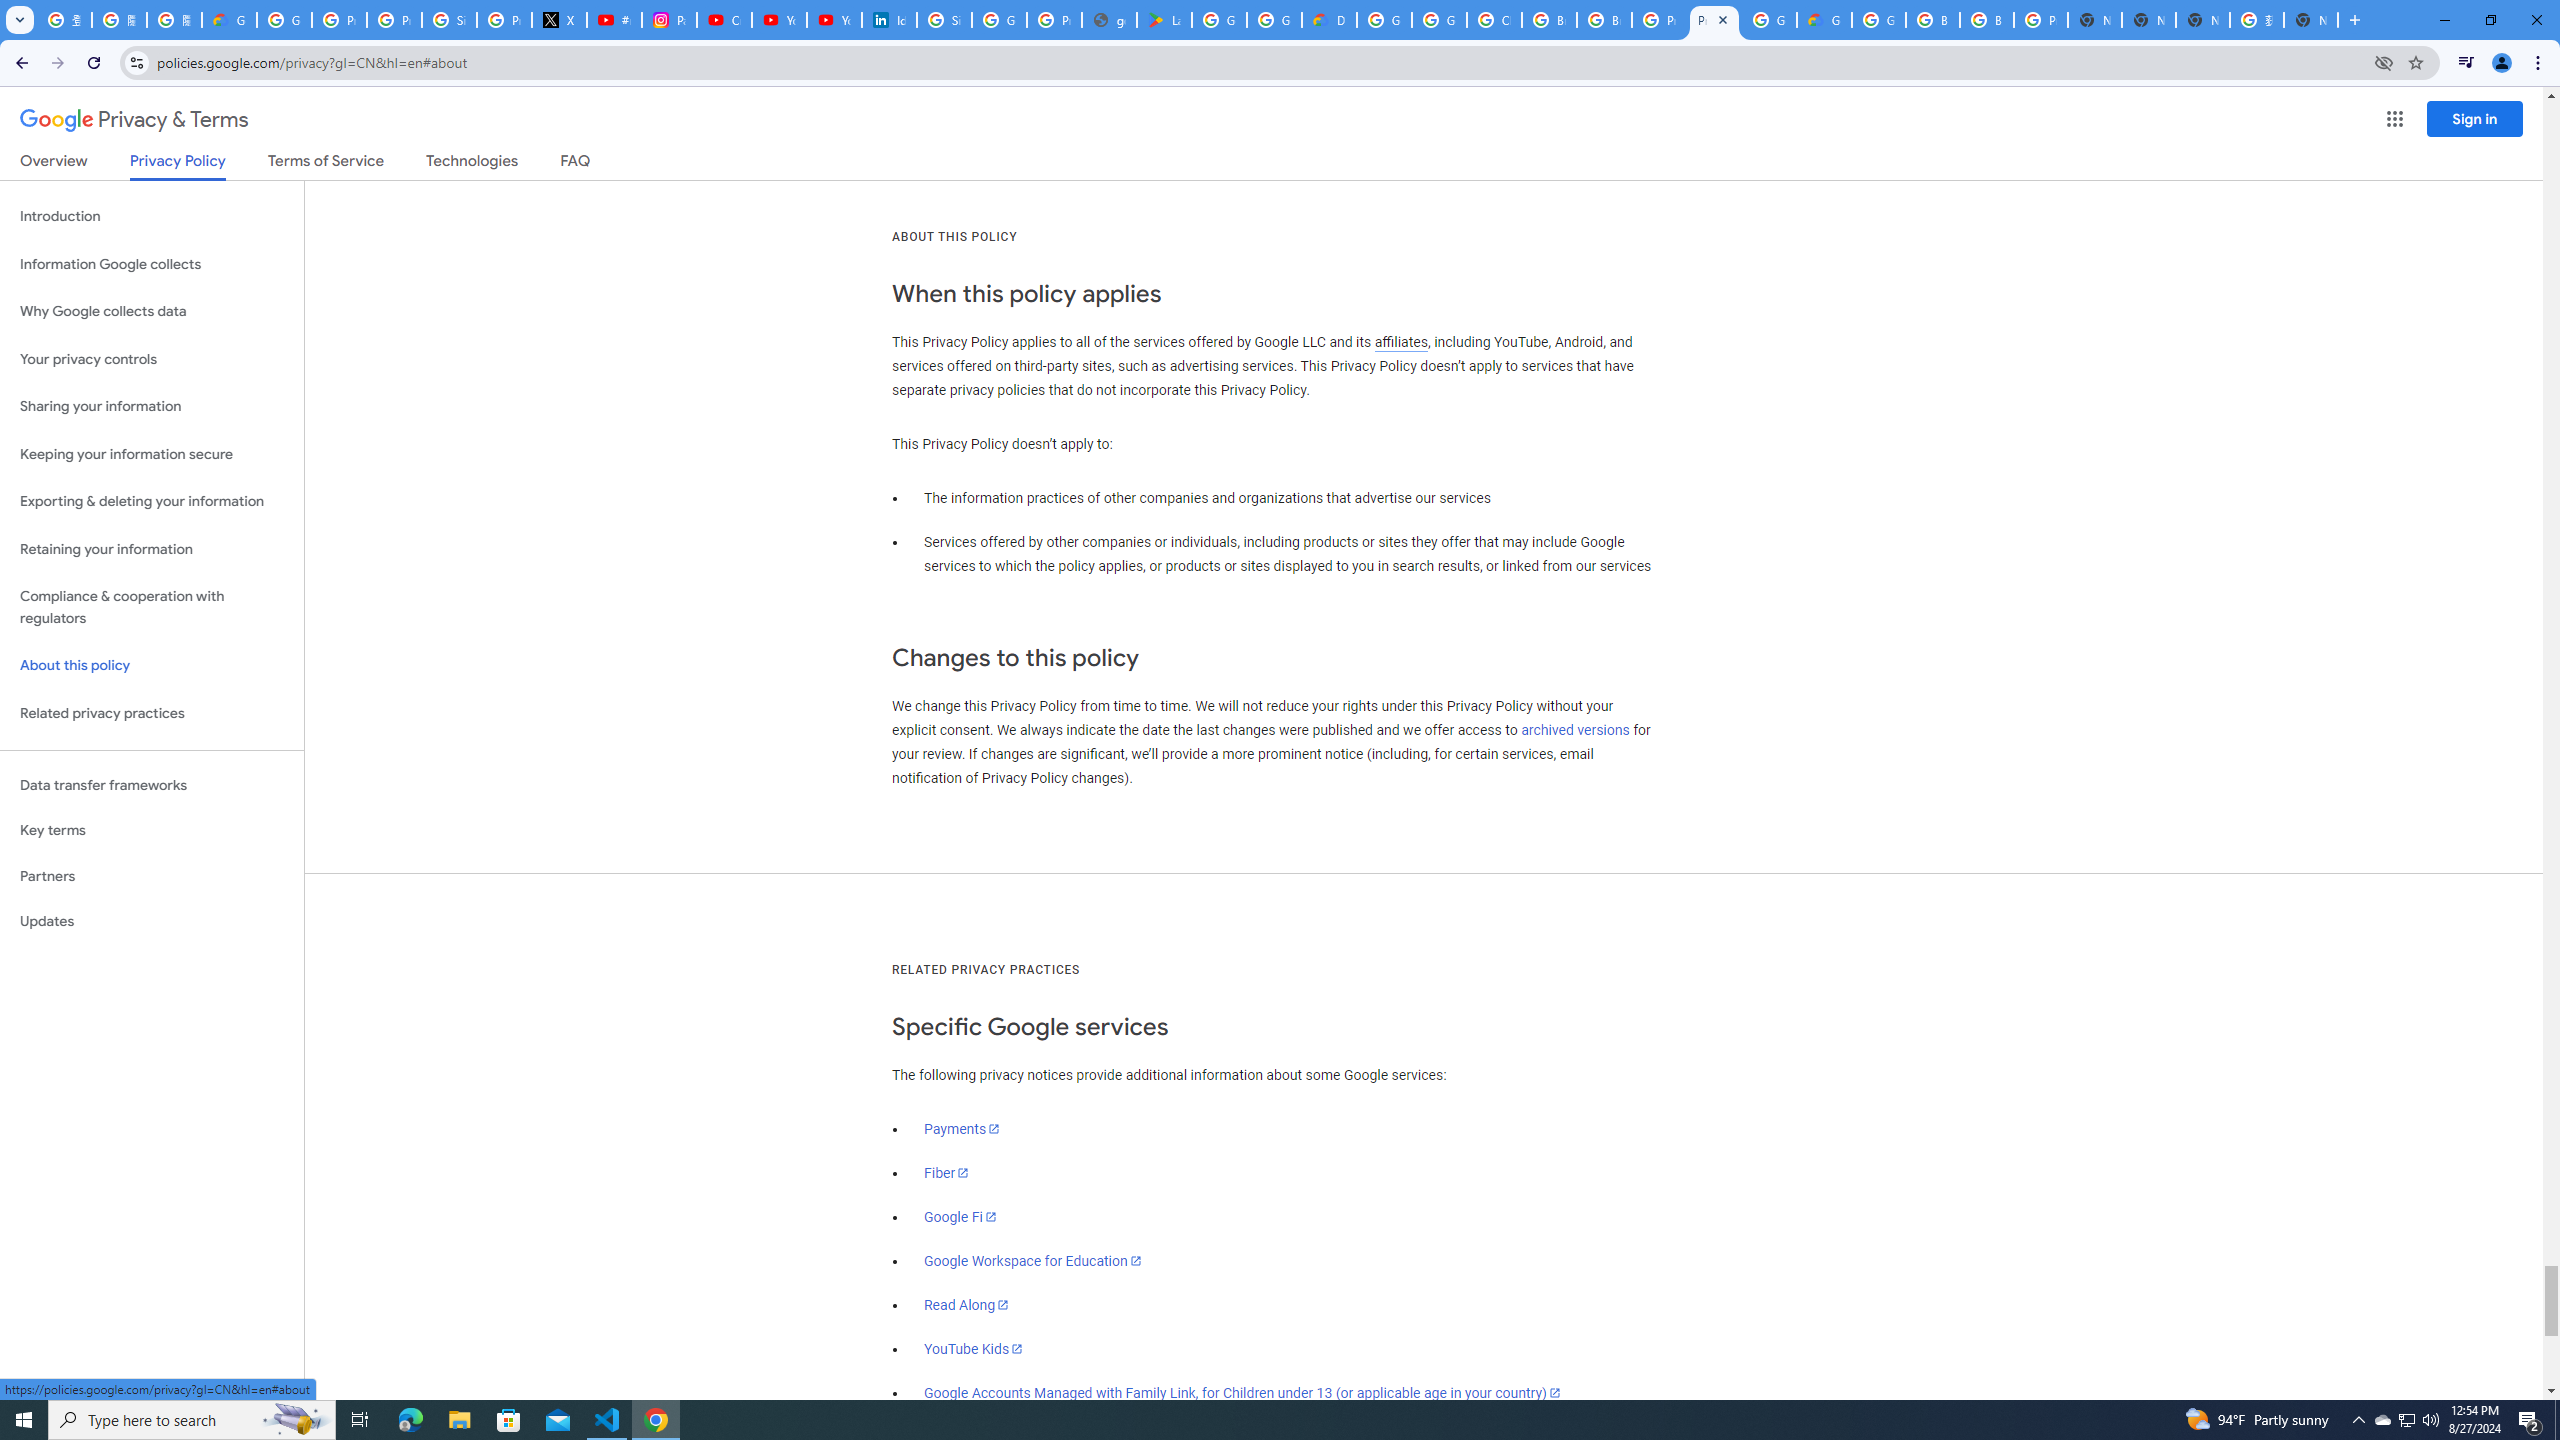 This screenshot has height=1440, width=2560. Describe the element at coordinates (151, 549) in the screenshot. I see `'Retaining your information'` at that location.